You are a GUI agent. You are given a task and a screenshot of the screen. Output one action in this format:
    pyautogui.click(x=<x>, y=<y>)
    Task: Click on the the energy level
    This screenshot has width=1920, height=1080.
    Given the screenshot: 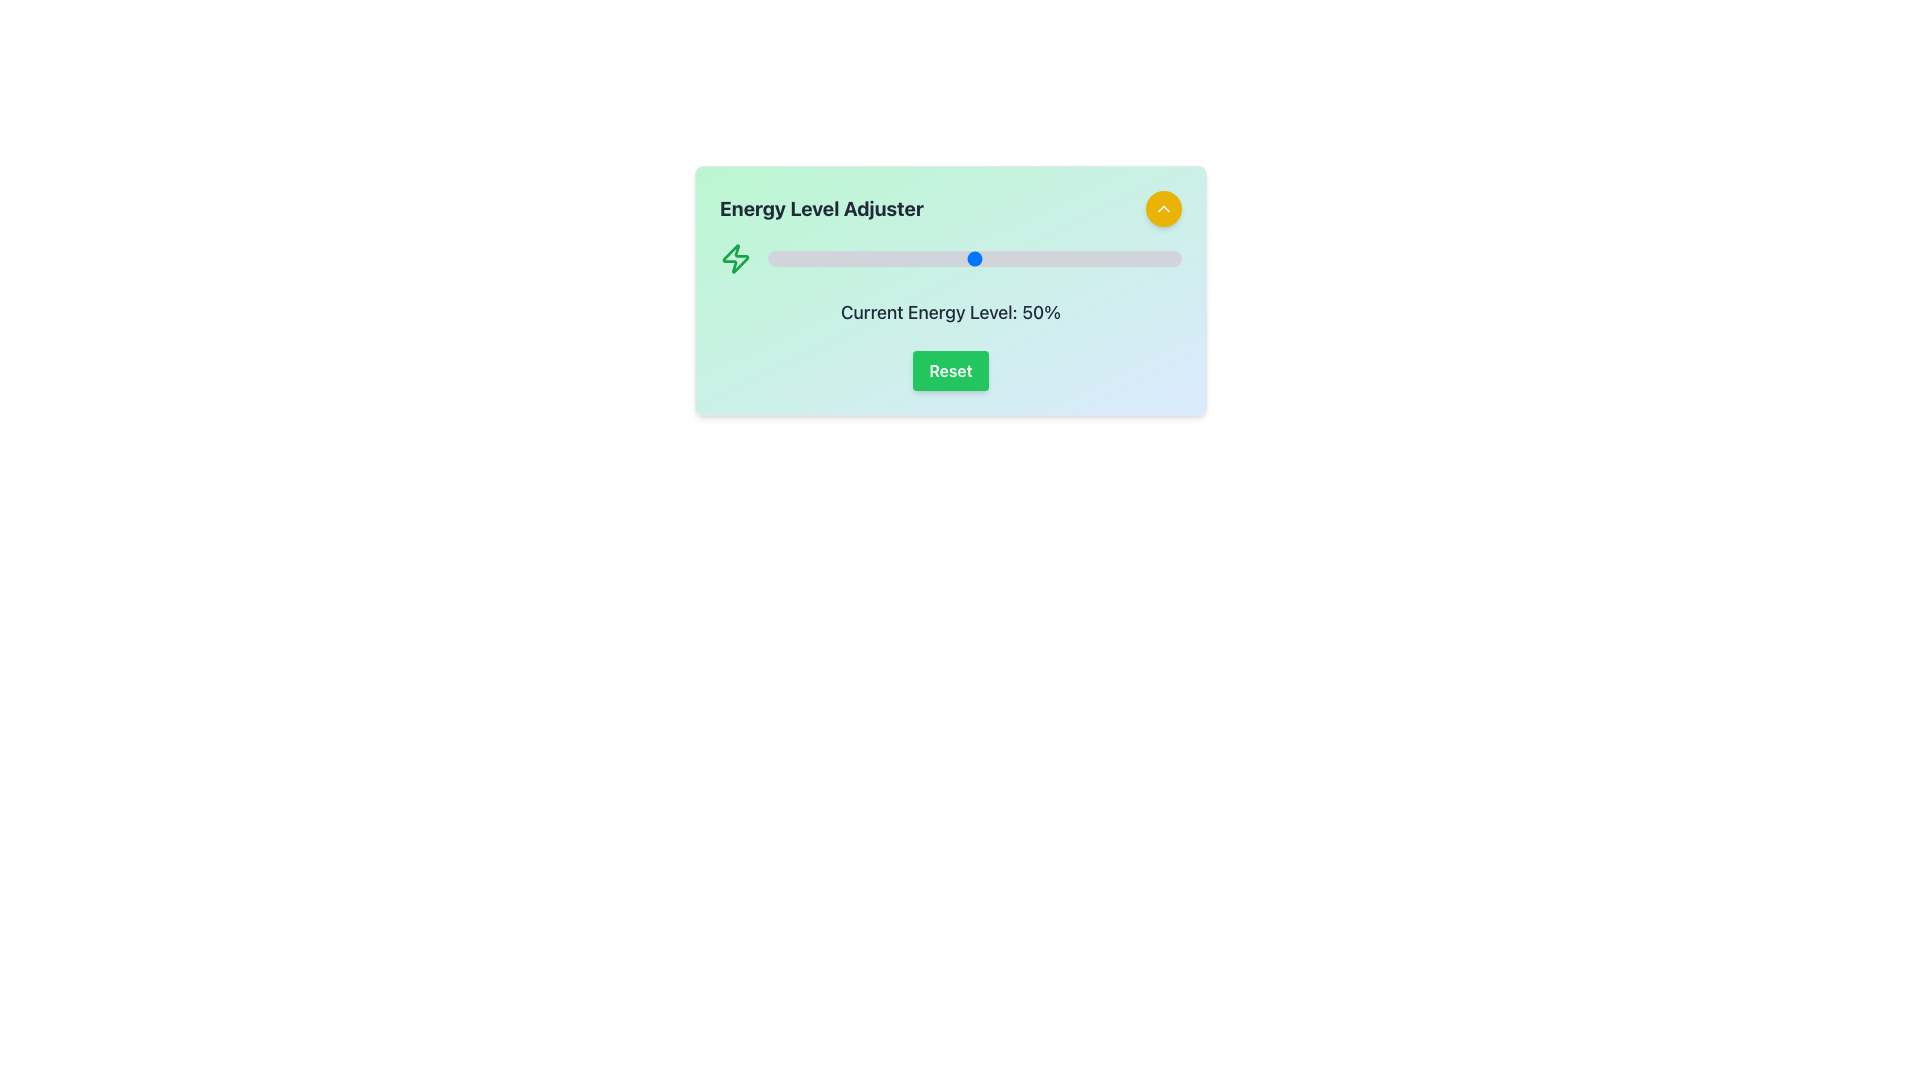 What is the action you would take?
    pyautogui.click(x=936, y=257)
    